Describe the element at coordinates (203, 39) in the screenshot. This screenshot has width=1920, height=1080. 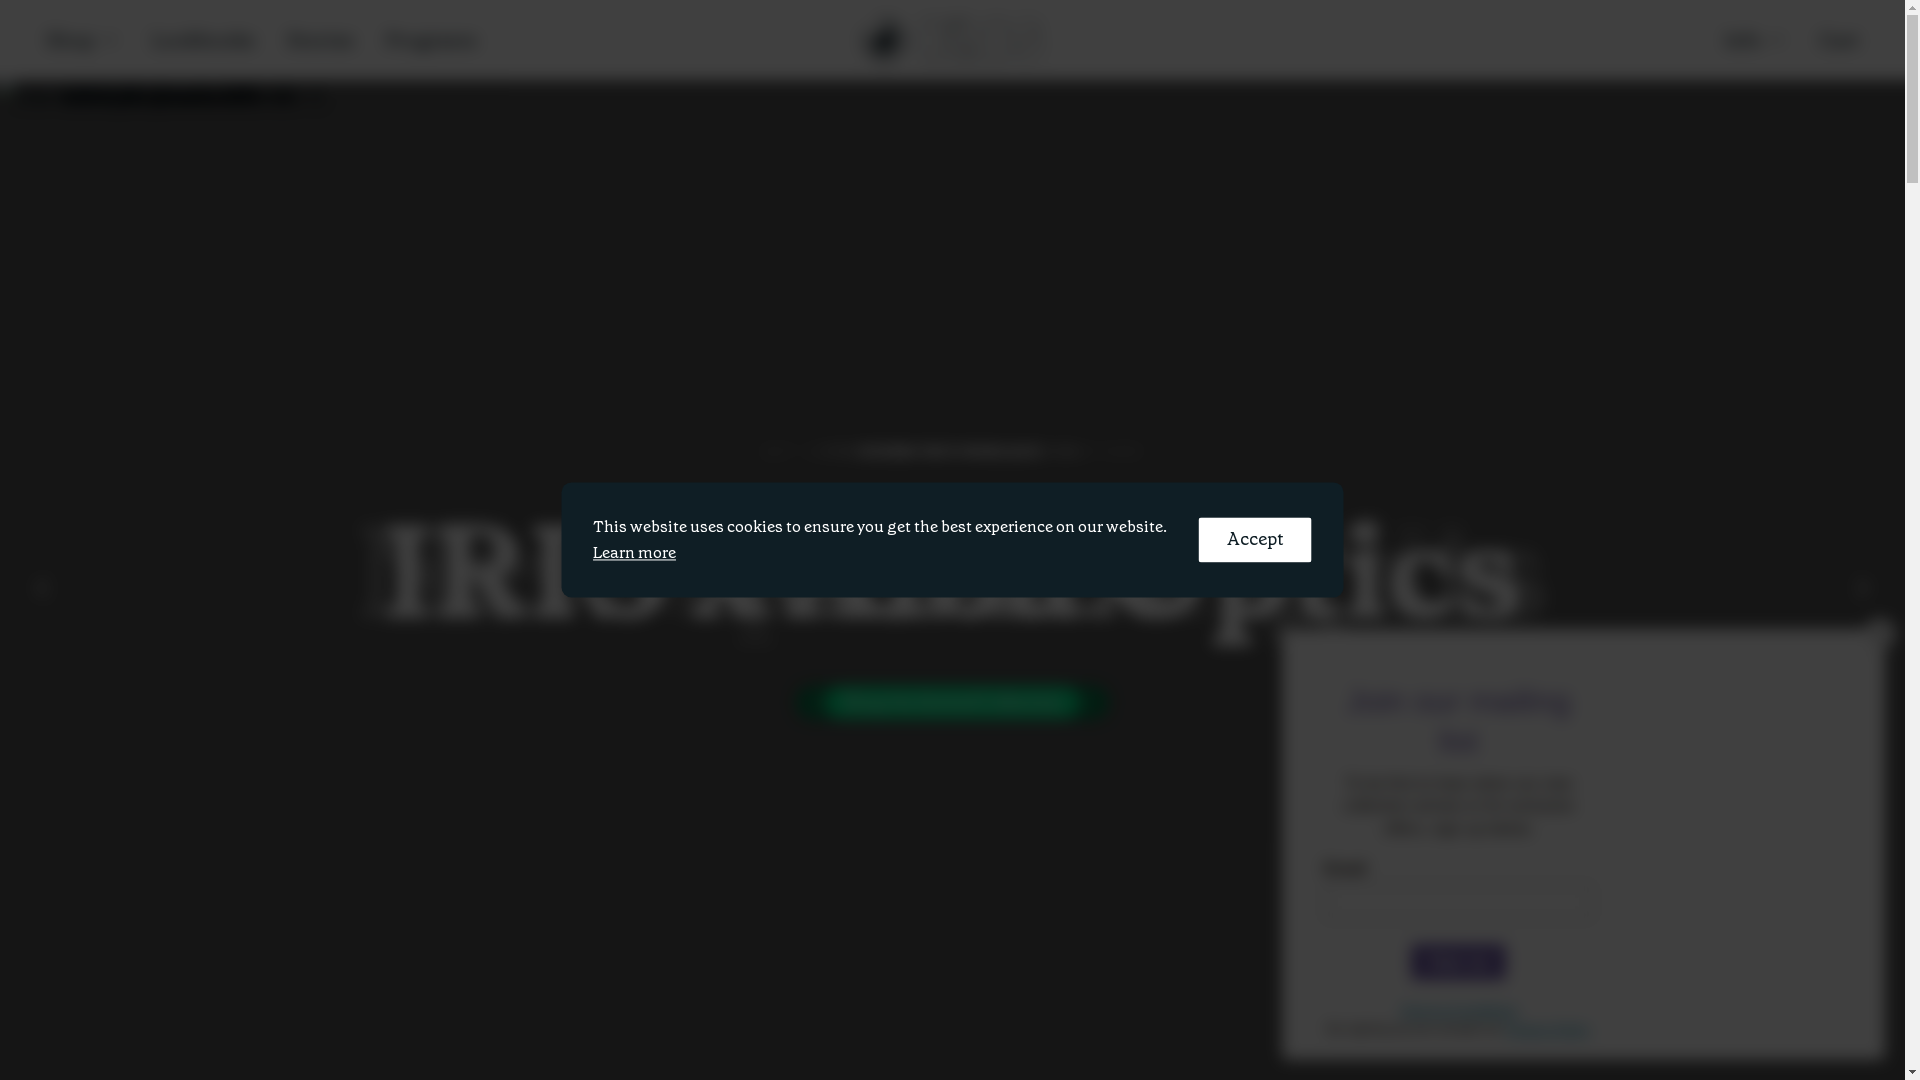
I see `'Lookbooks'` at that location.